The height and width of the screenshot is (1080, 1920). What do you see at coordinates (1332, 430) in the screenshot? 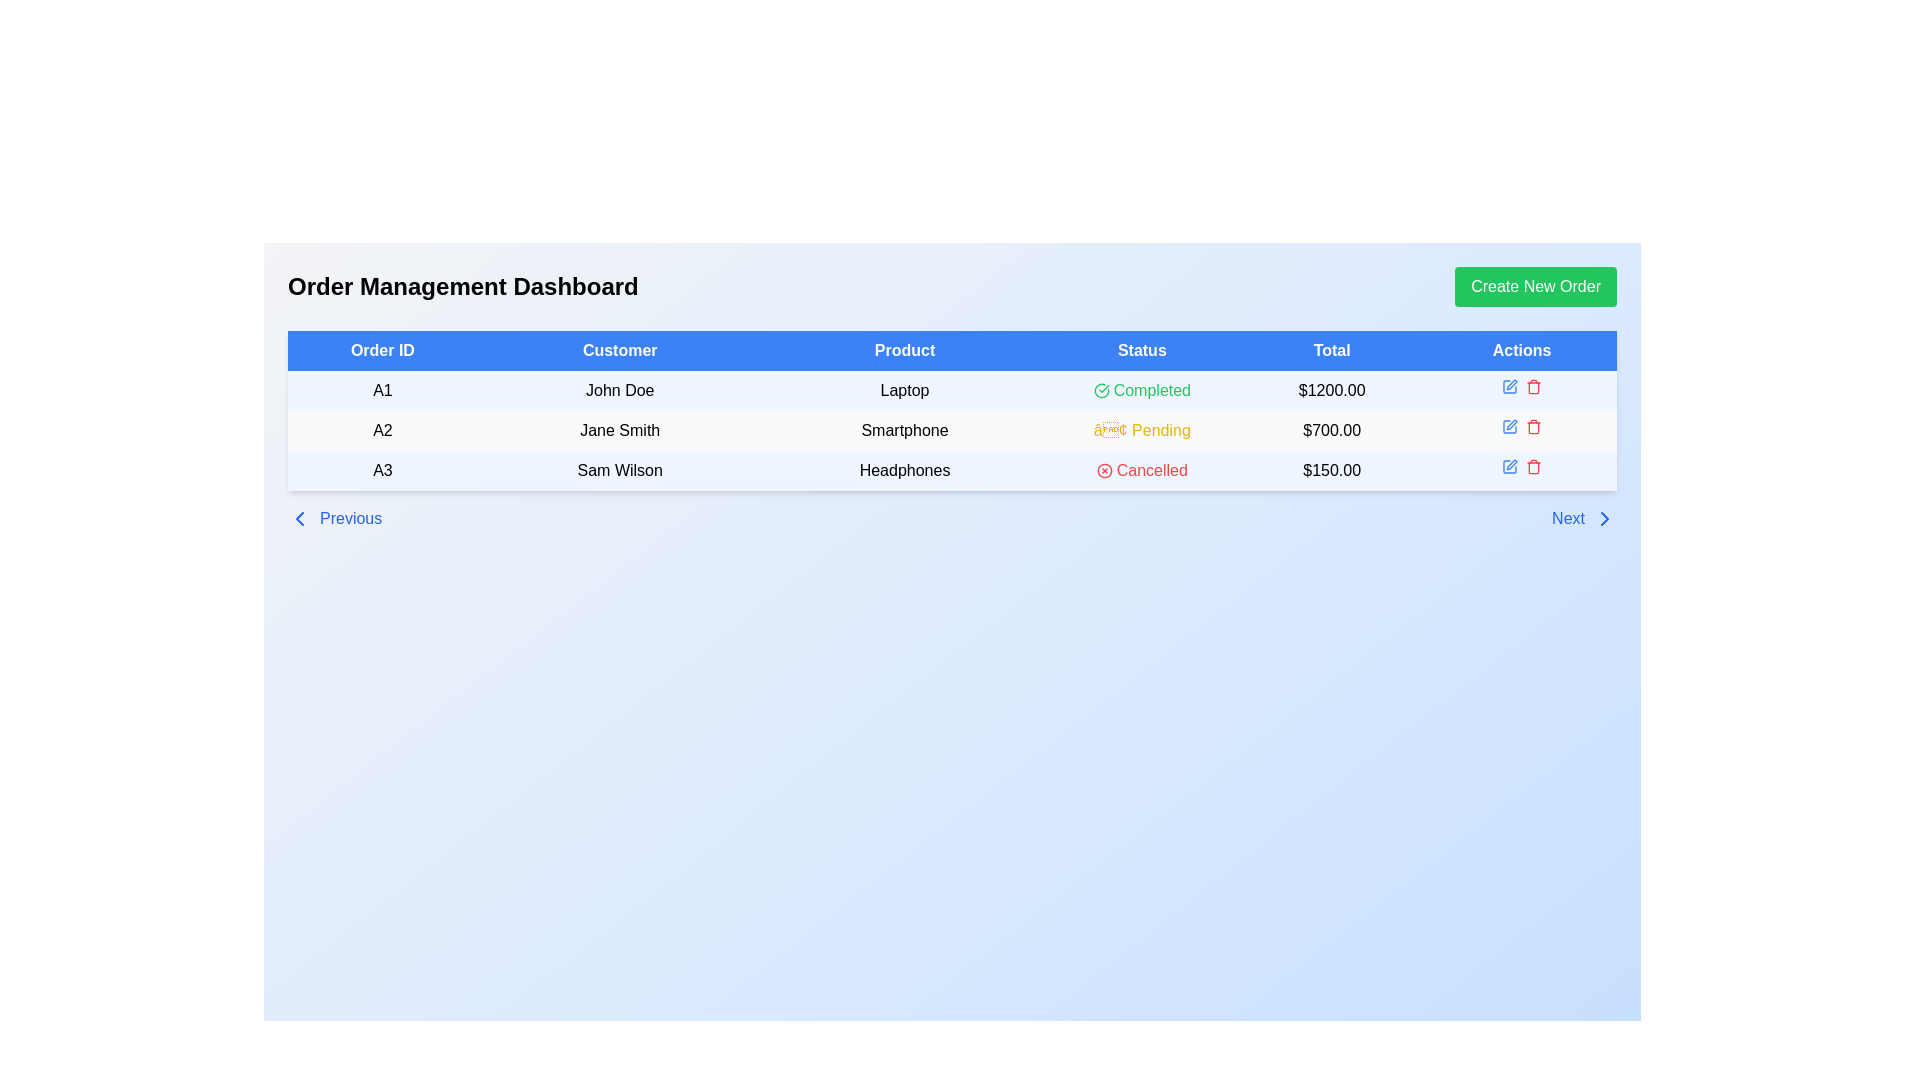
I see `the element displaying the text '$700.00' in bold black font, which is the fifth visible cell in the second row of the table under the 'Total' column` at bounding box center [1332, 430].